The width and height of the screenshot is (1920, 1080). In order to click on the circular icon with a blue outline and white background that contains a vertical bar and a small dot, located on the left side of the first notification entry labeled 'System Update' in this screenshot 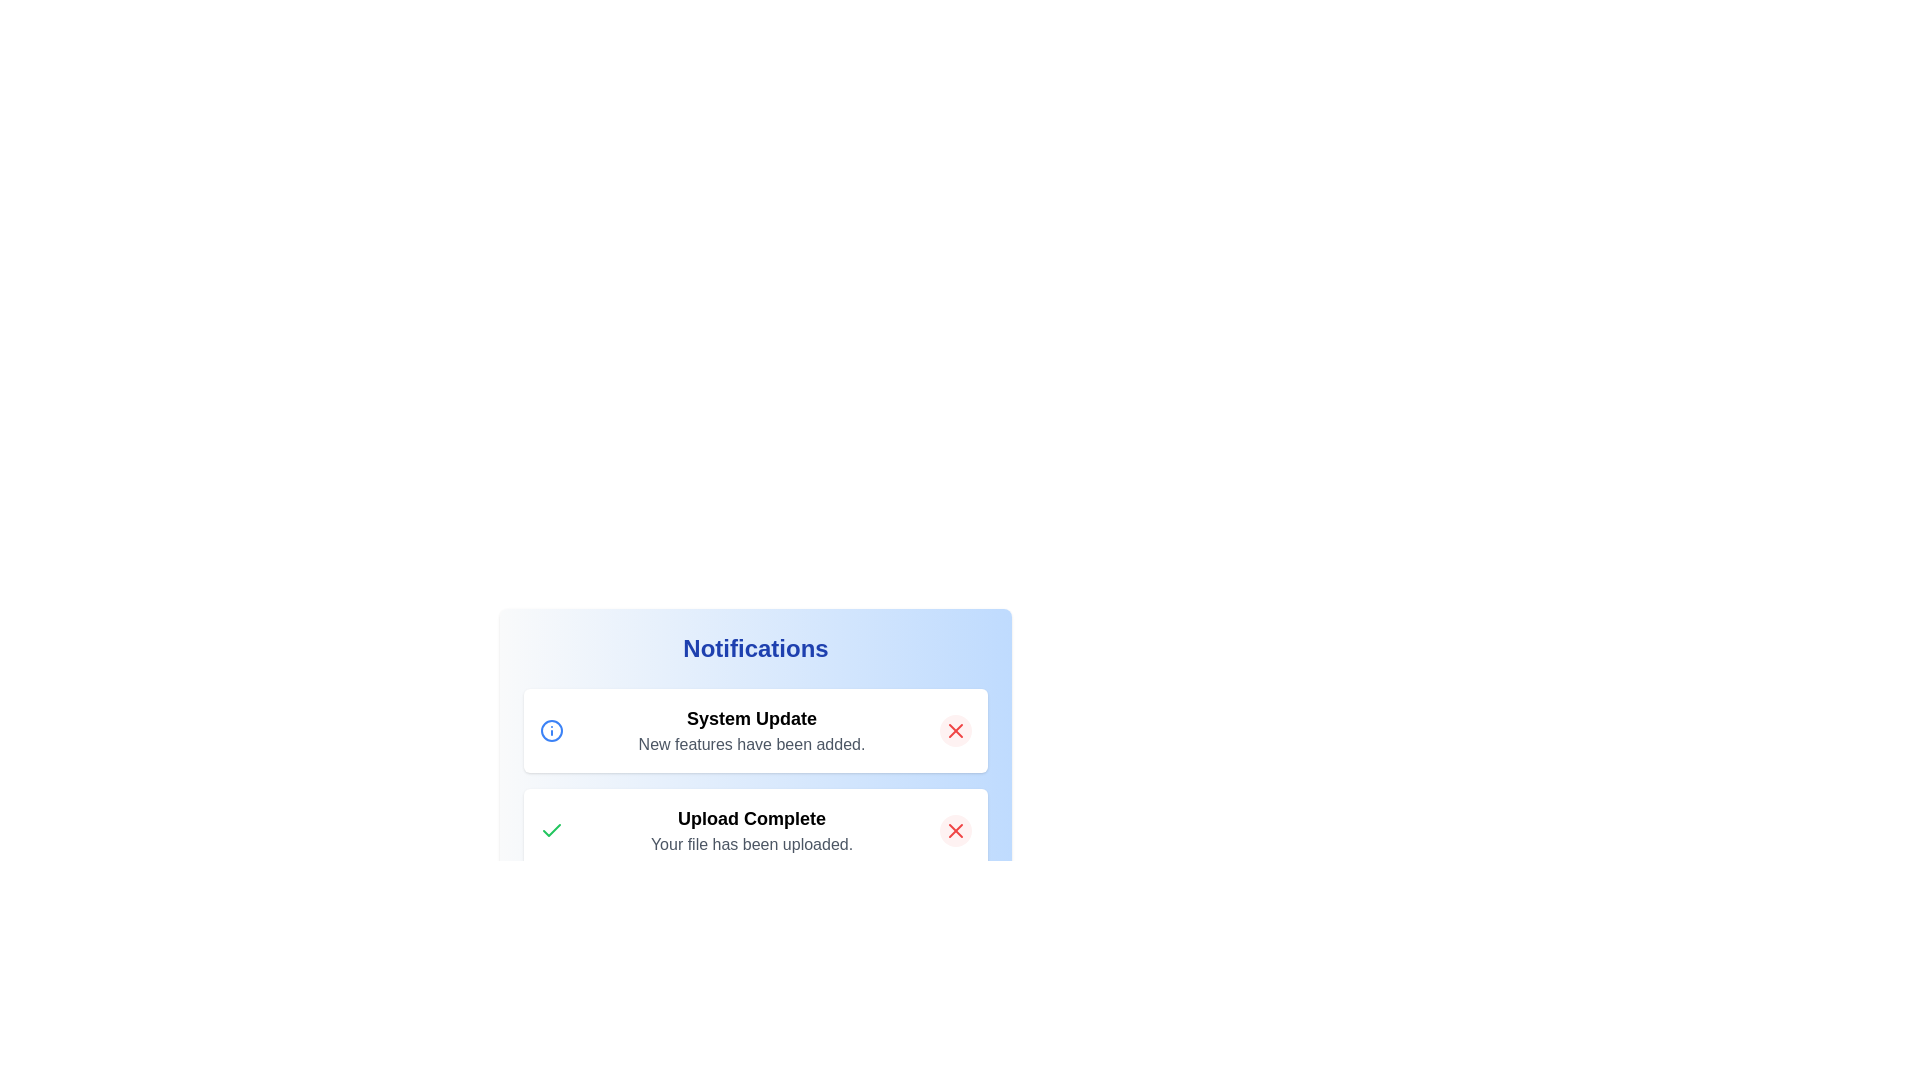, I will do `click(552, 731)`.